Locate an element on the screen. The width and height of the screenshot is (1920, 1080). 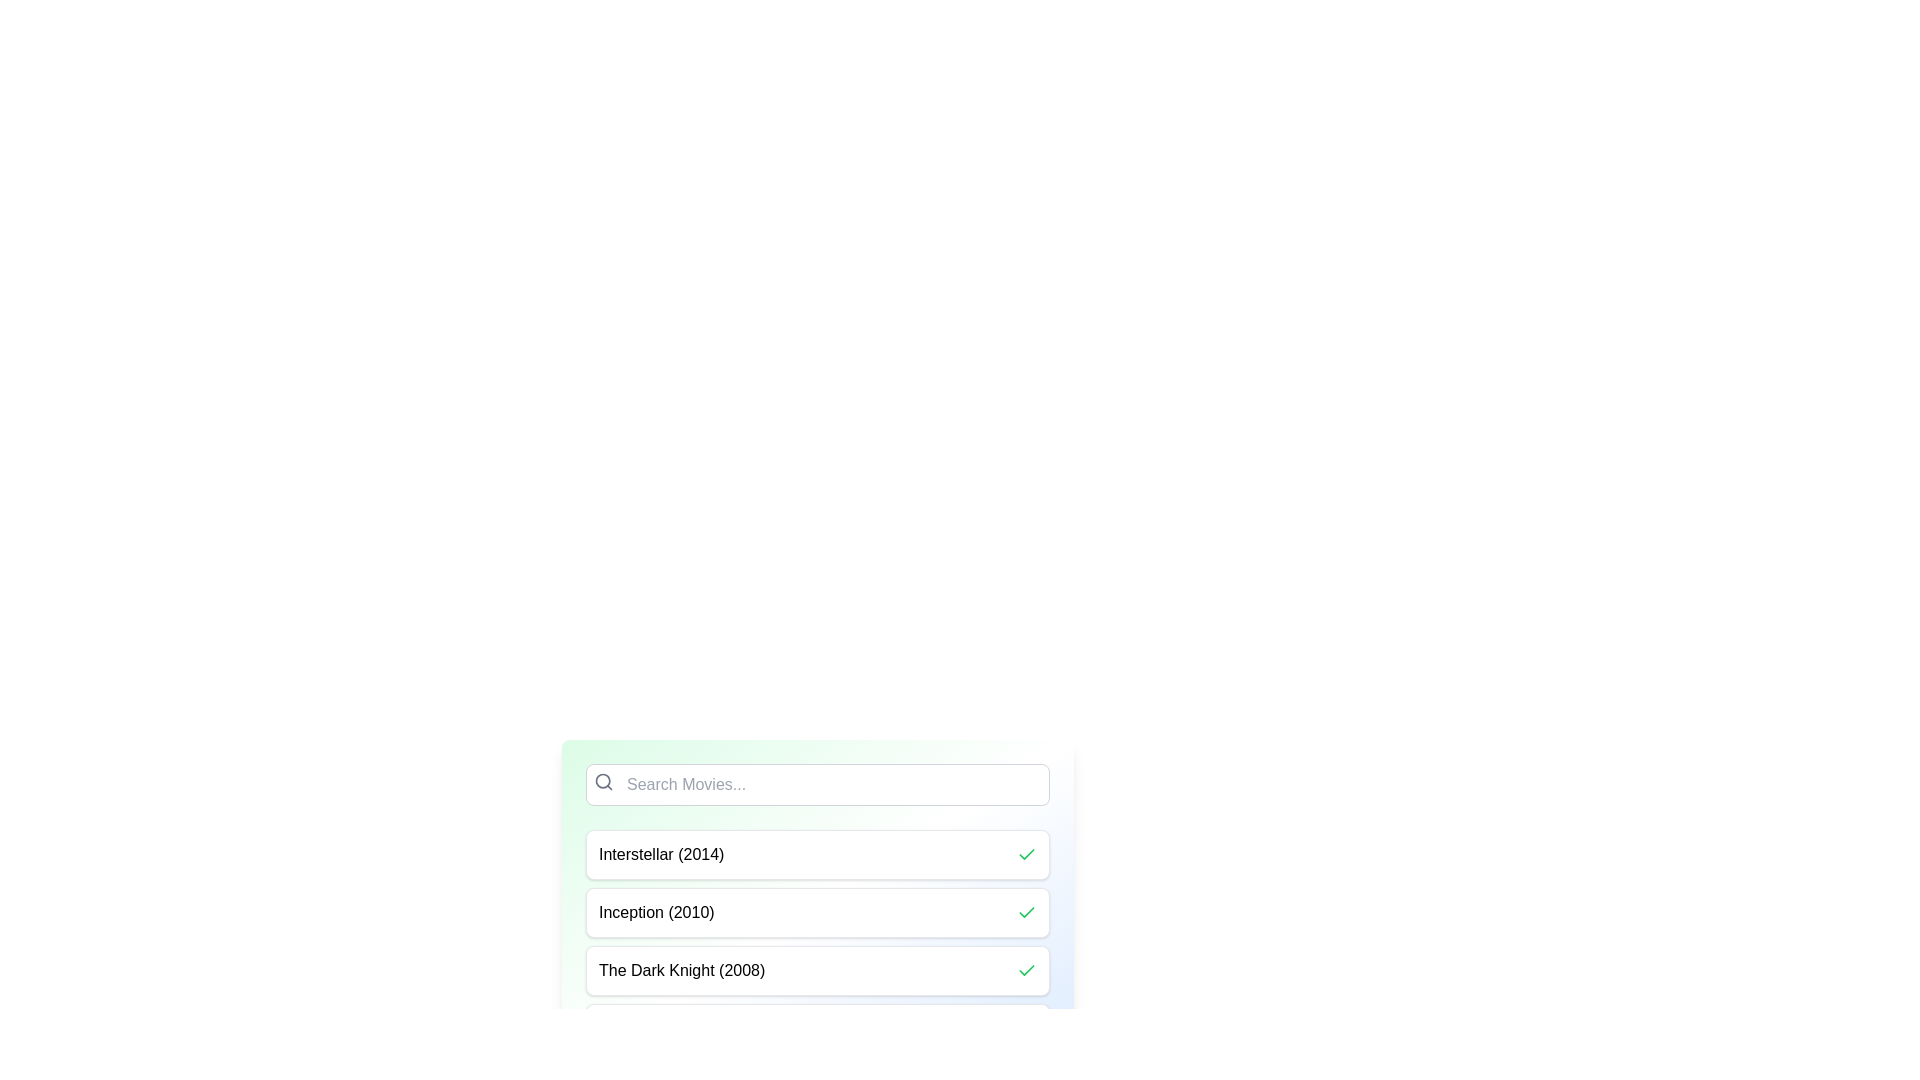
the search icon located at the leftmost position inside the rectangular box containing the search input field is located at coordinates (603, 781).